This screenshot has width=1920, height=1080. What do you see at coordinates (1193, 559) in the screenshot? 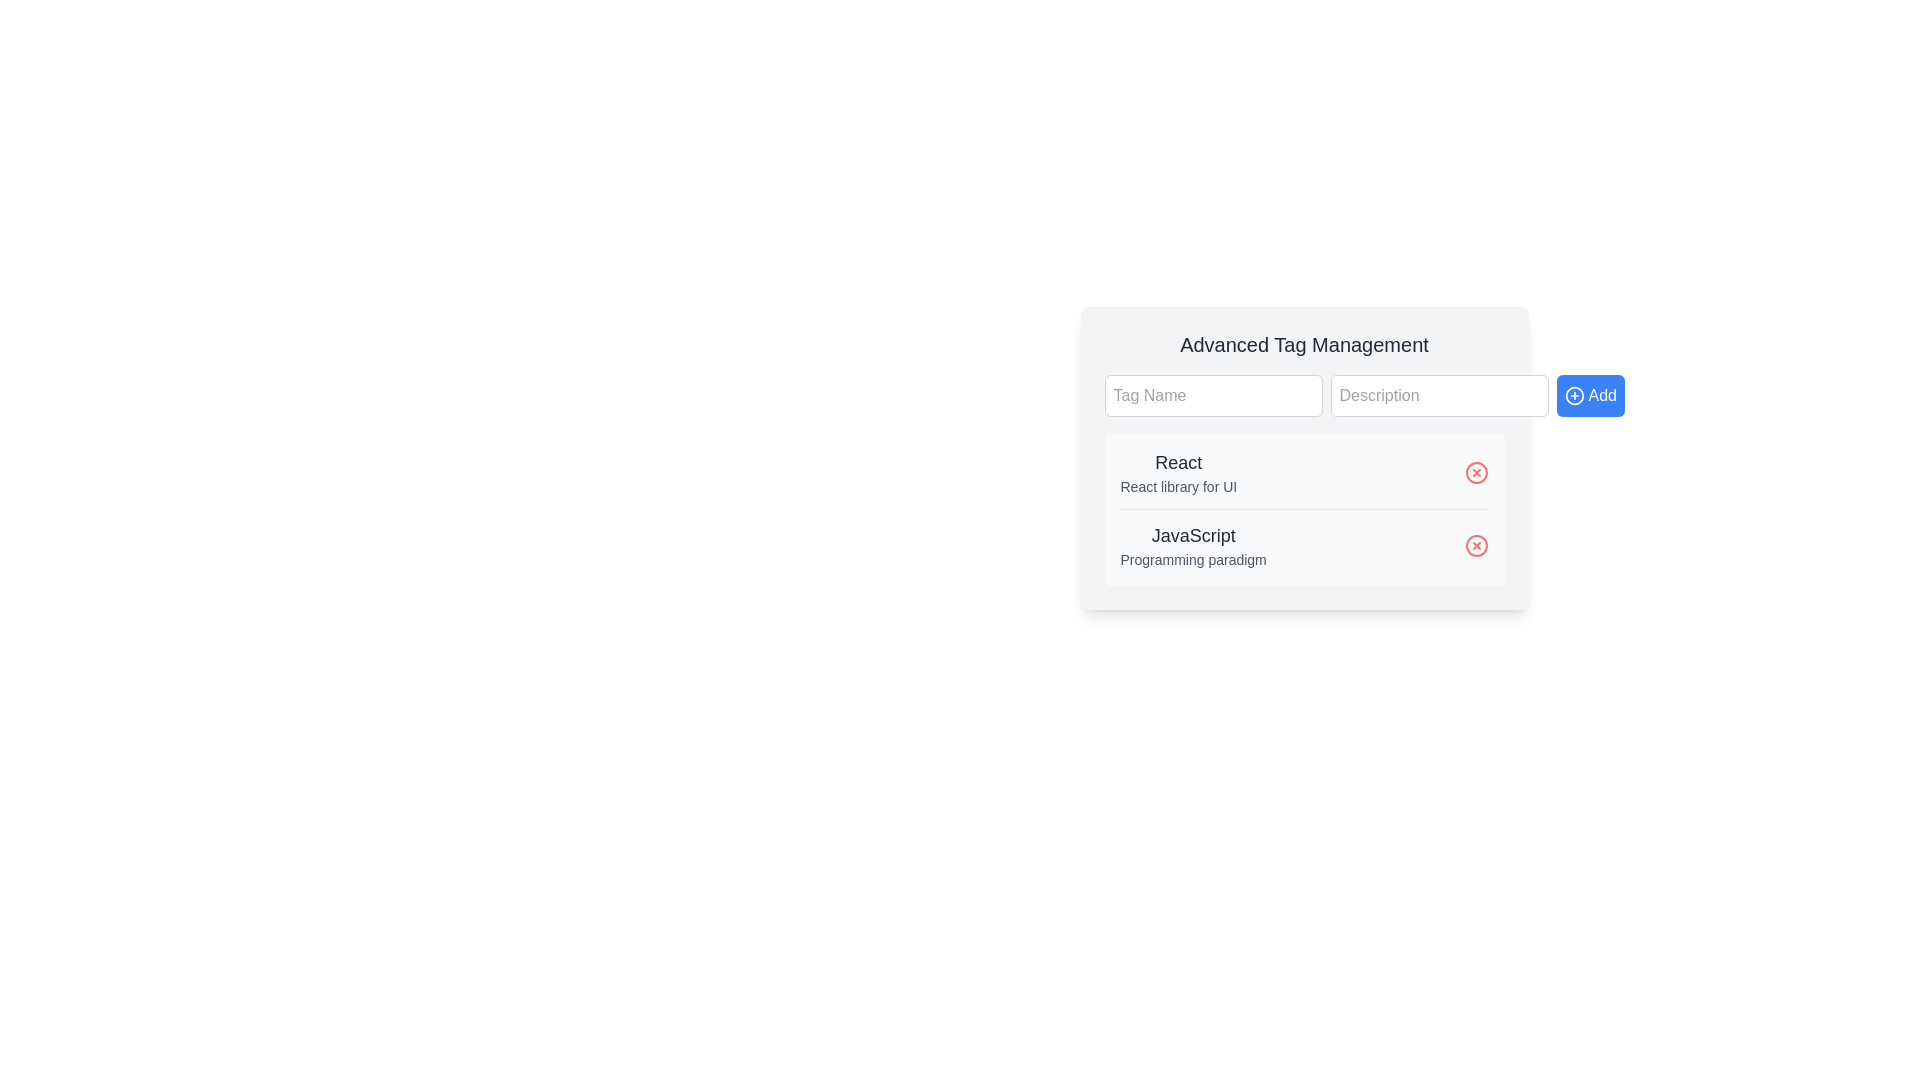
I see `the text label 'Programming paradigm', which is styled smaller and lighter compared to the larger text 'JavaScript' above it, indicating it as a description in the 'Advanced Tag Management' section` at bounding box center [1193, 559].